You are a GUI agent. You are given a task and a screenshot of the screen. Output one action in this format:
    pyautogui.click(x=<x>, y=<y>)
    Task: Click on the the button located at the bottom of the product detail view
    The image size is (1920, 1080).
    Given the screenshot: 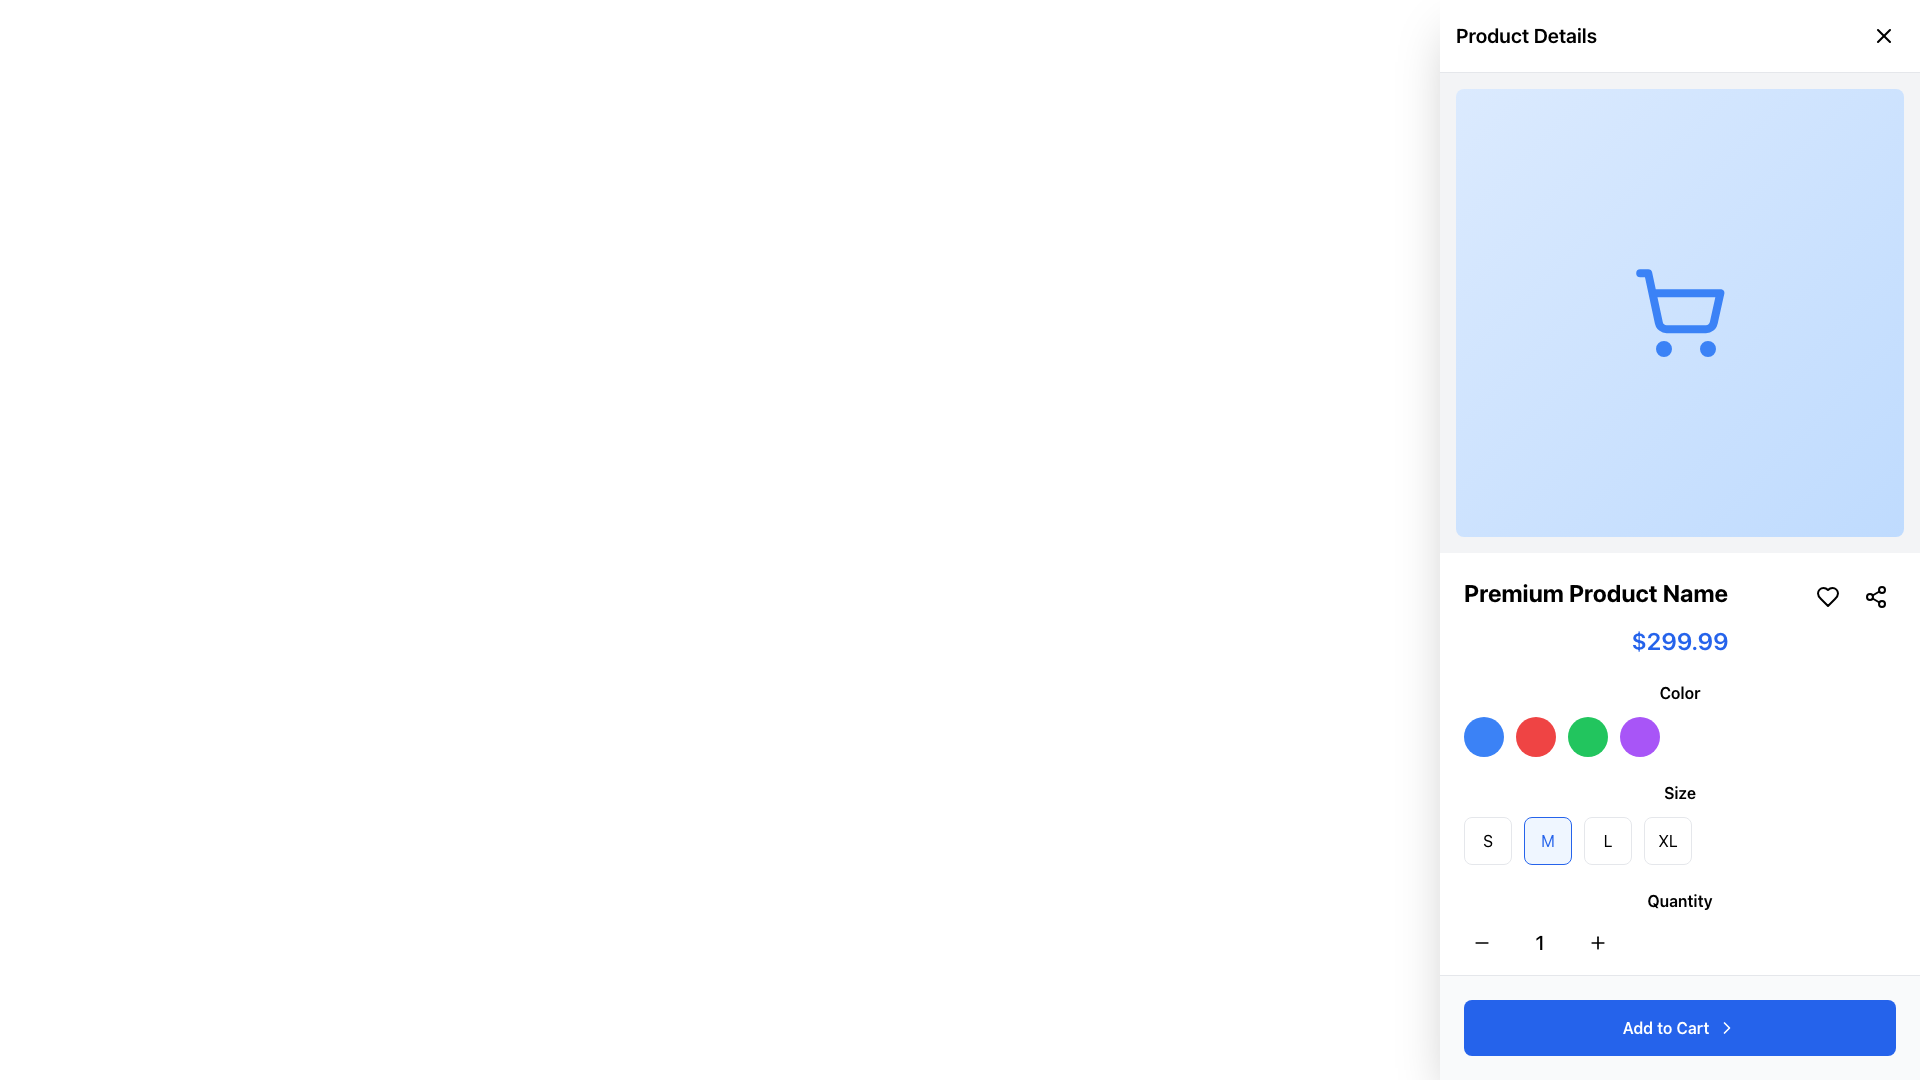 What is the action you would take?
    pyautogui.click(x=1680, y=1028)
    